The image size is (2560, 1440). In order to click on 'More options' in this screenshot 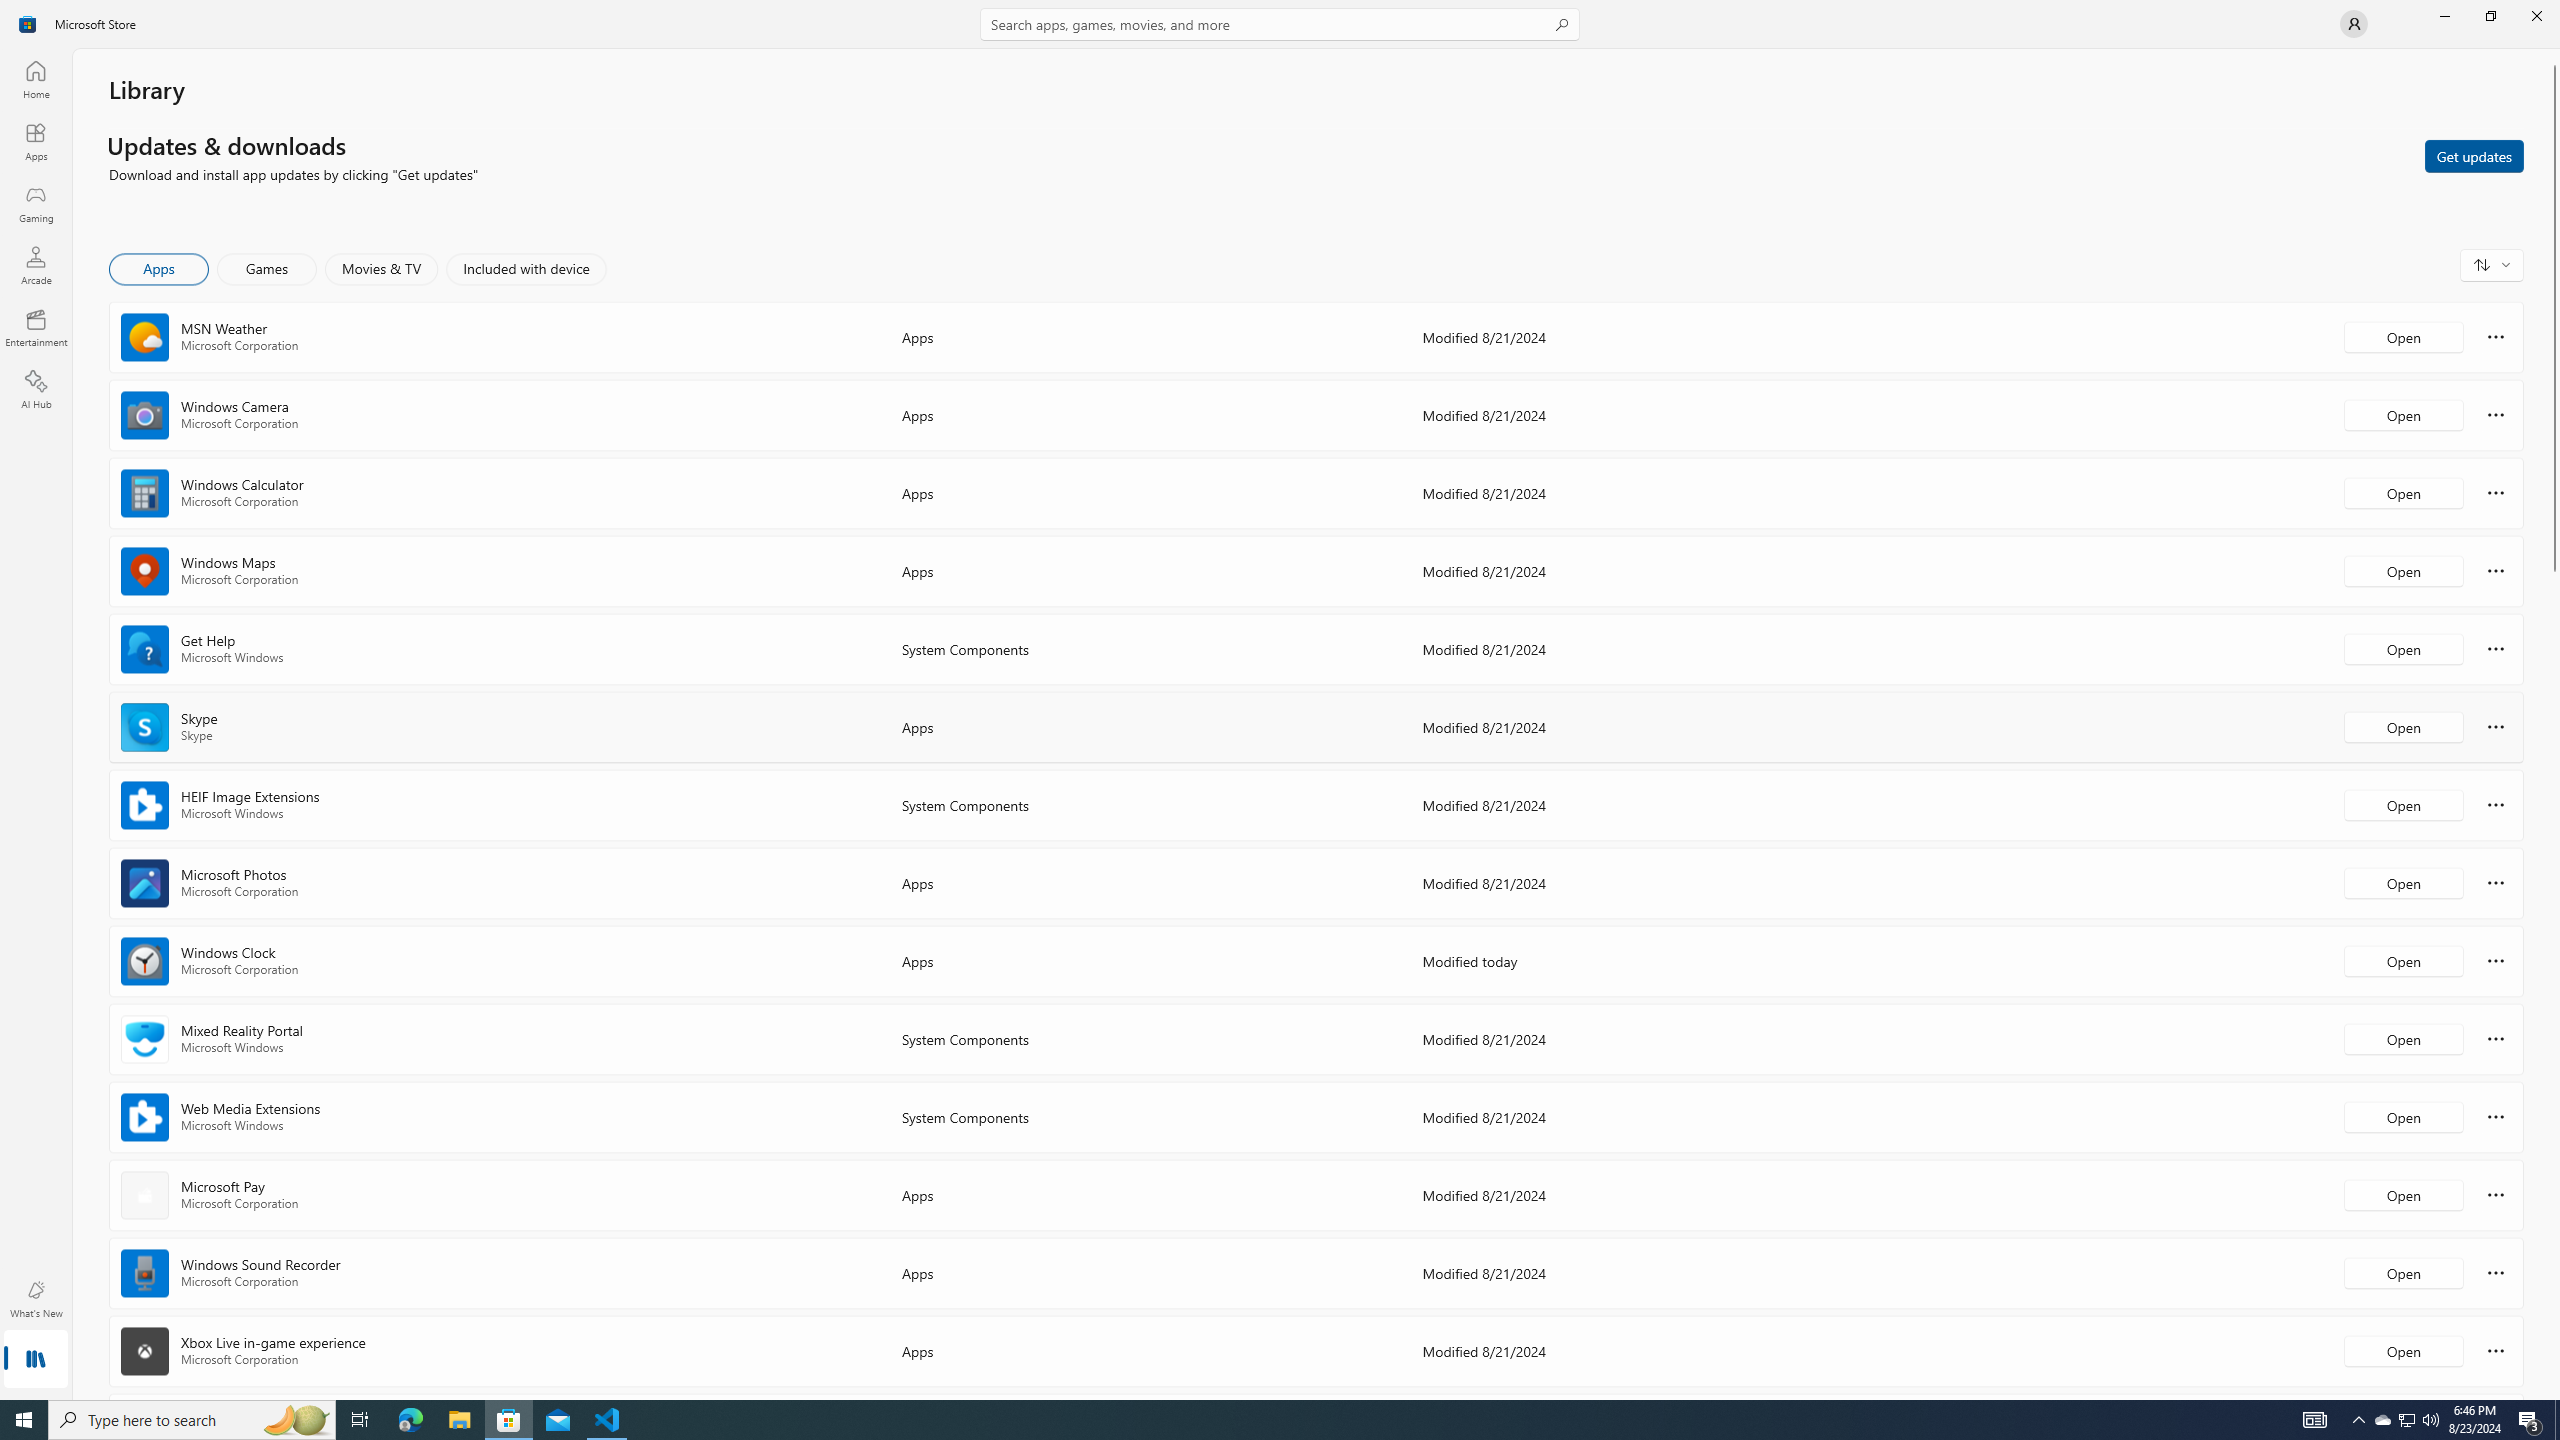, I will do `click(2495, 1349)`.